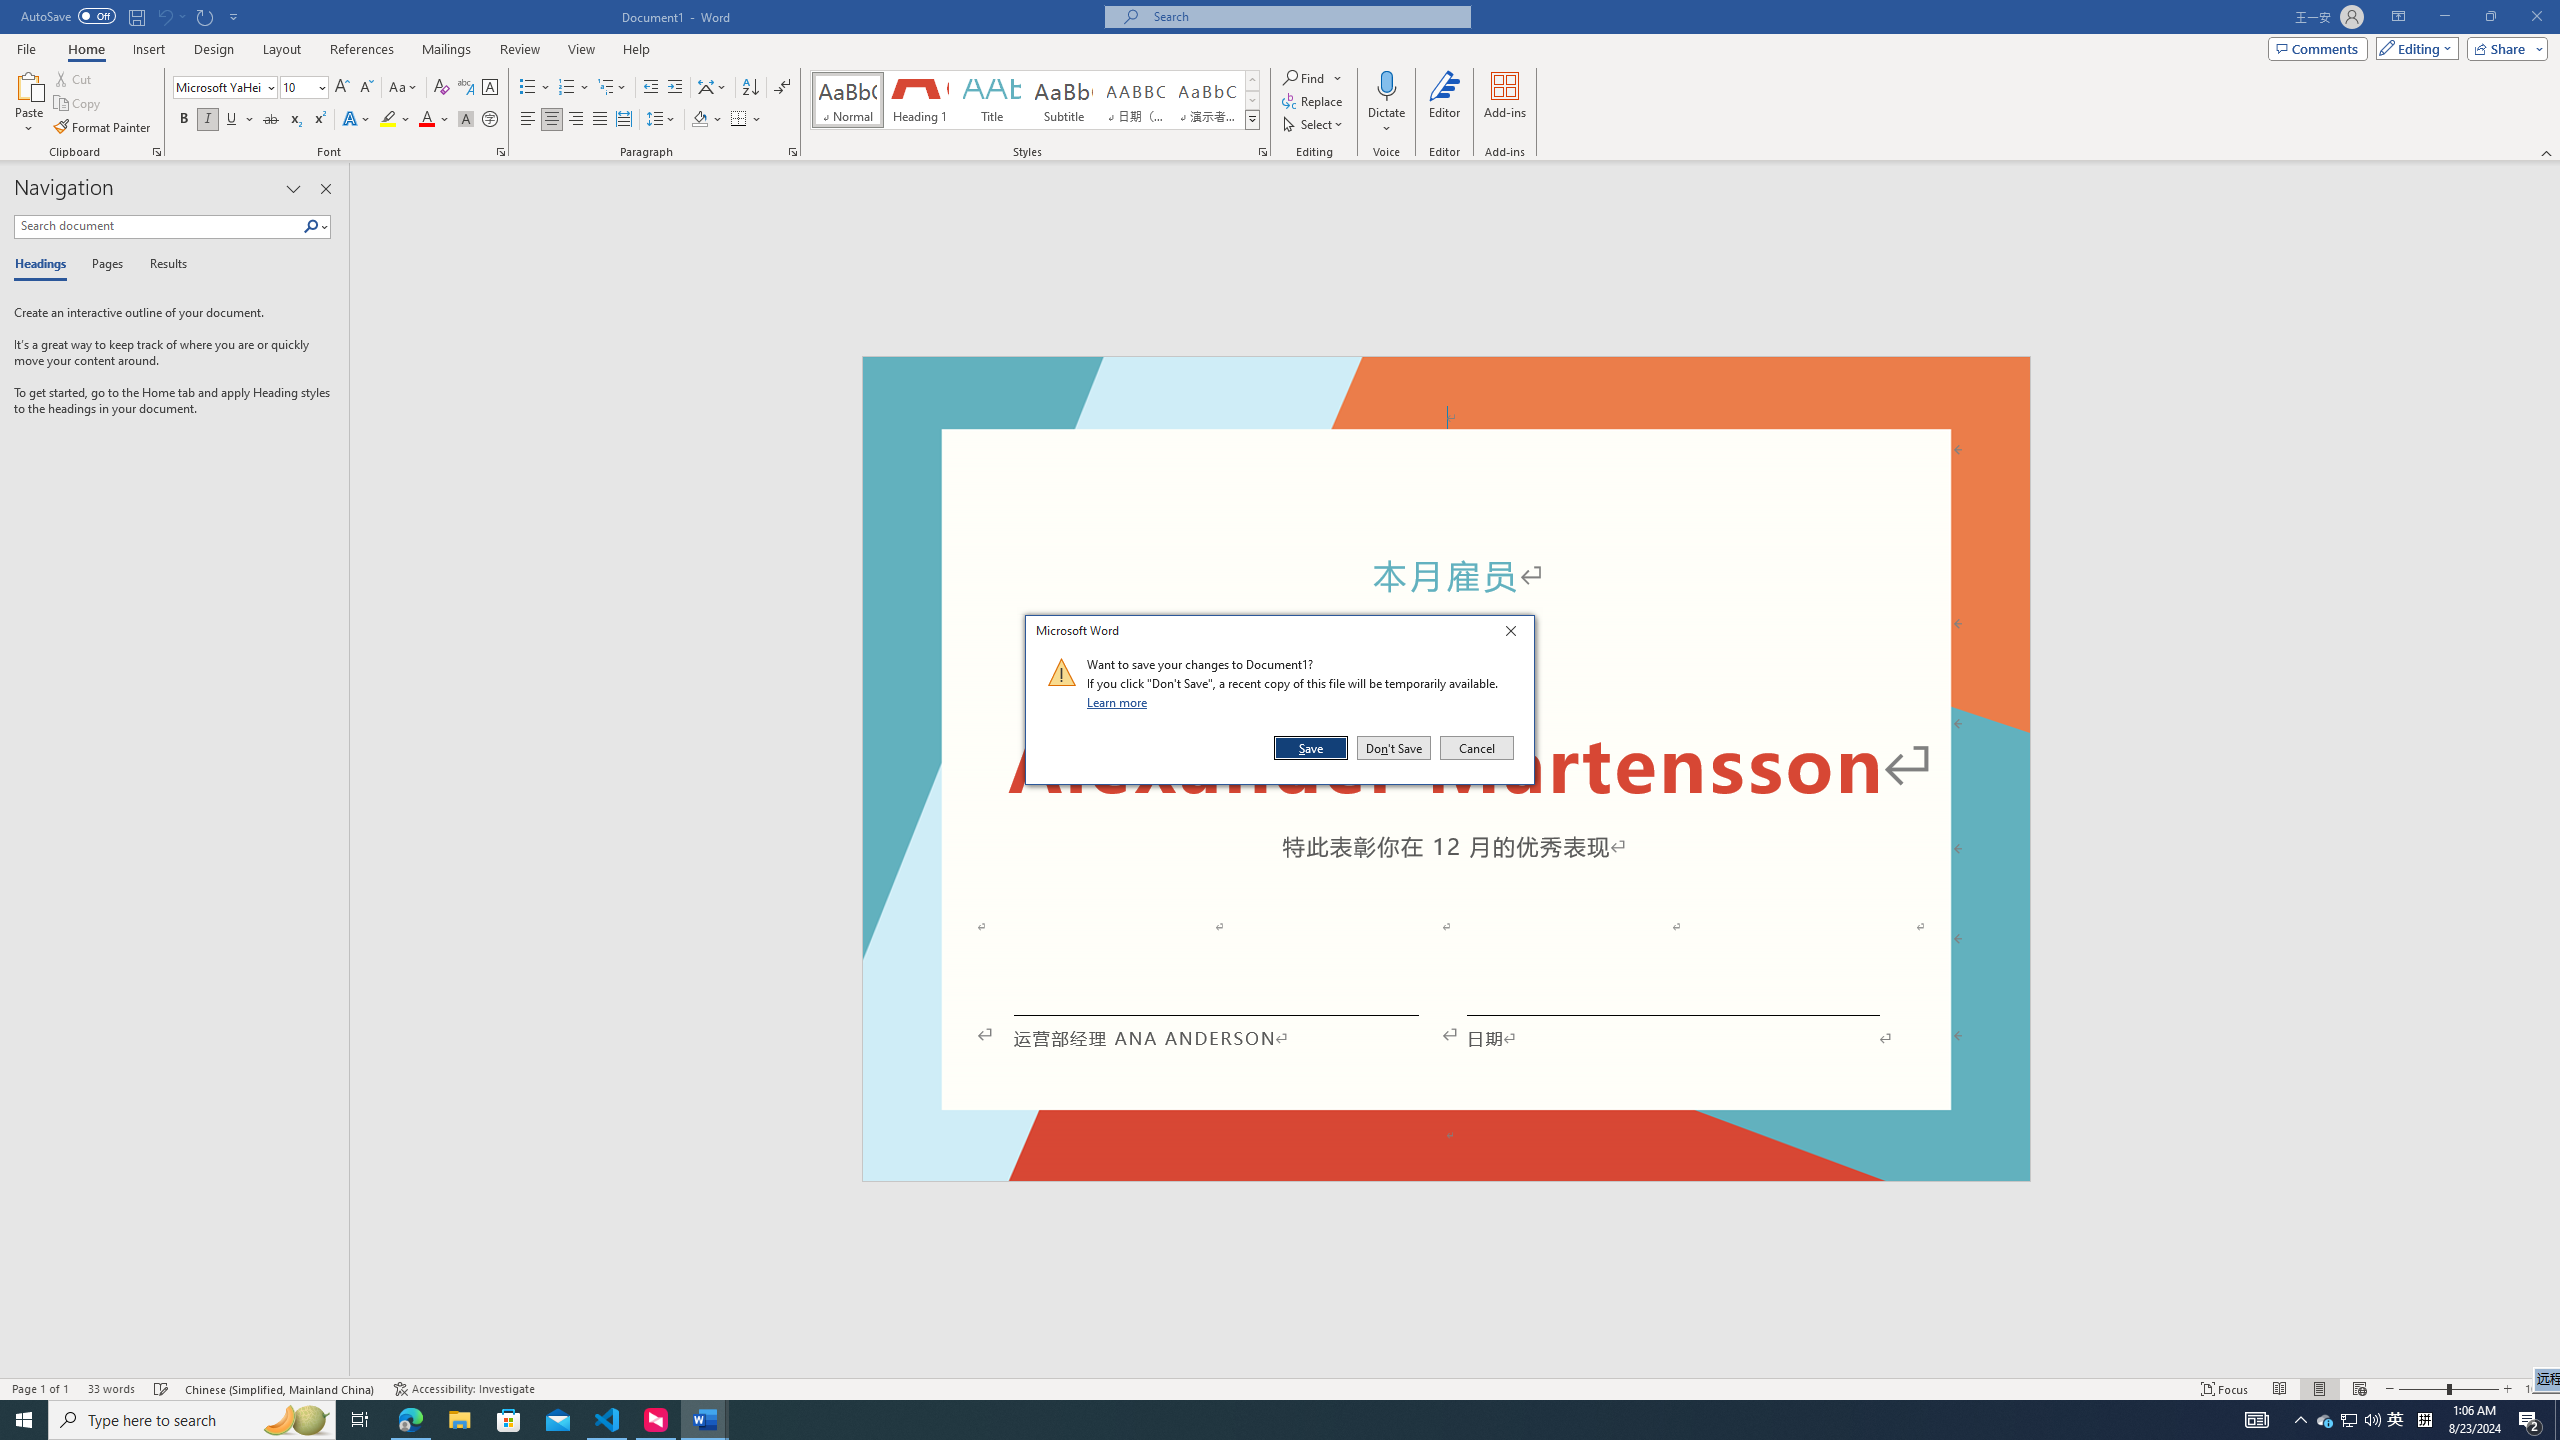  Describe the element at coordinates (191, 1418) in the screenshot. I see `'Type here to search'` at that location.